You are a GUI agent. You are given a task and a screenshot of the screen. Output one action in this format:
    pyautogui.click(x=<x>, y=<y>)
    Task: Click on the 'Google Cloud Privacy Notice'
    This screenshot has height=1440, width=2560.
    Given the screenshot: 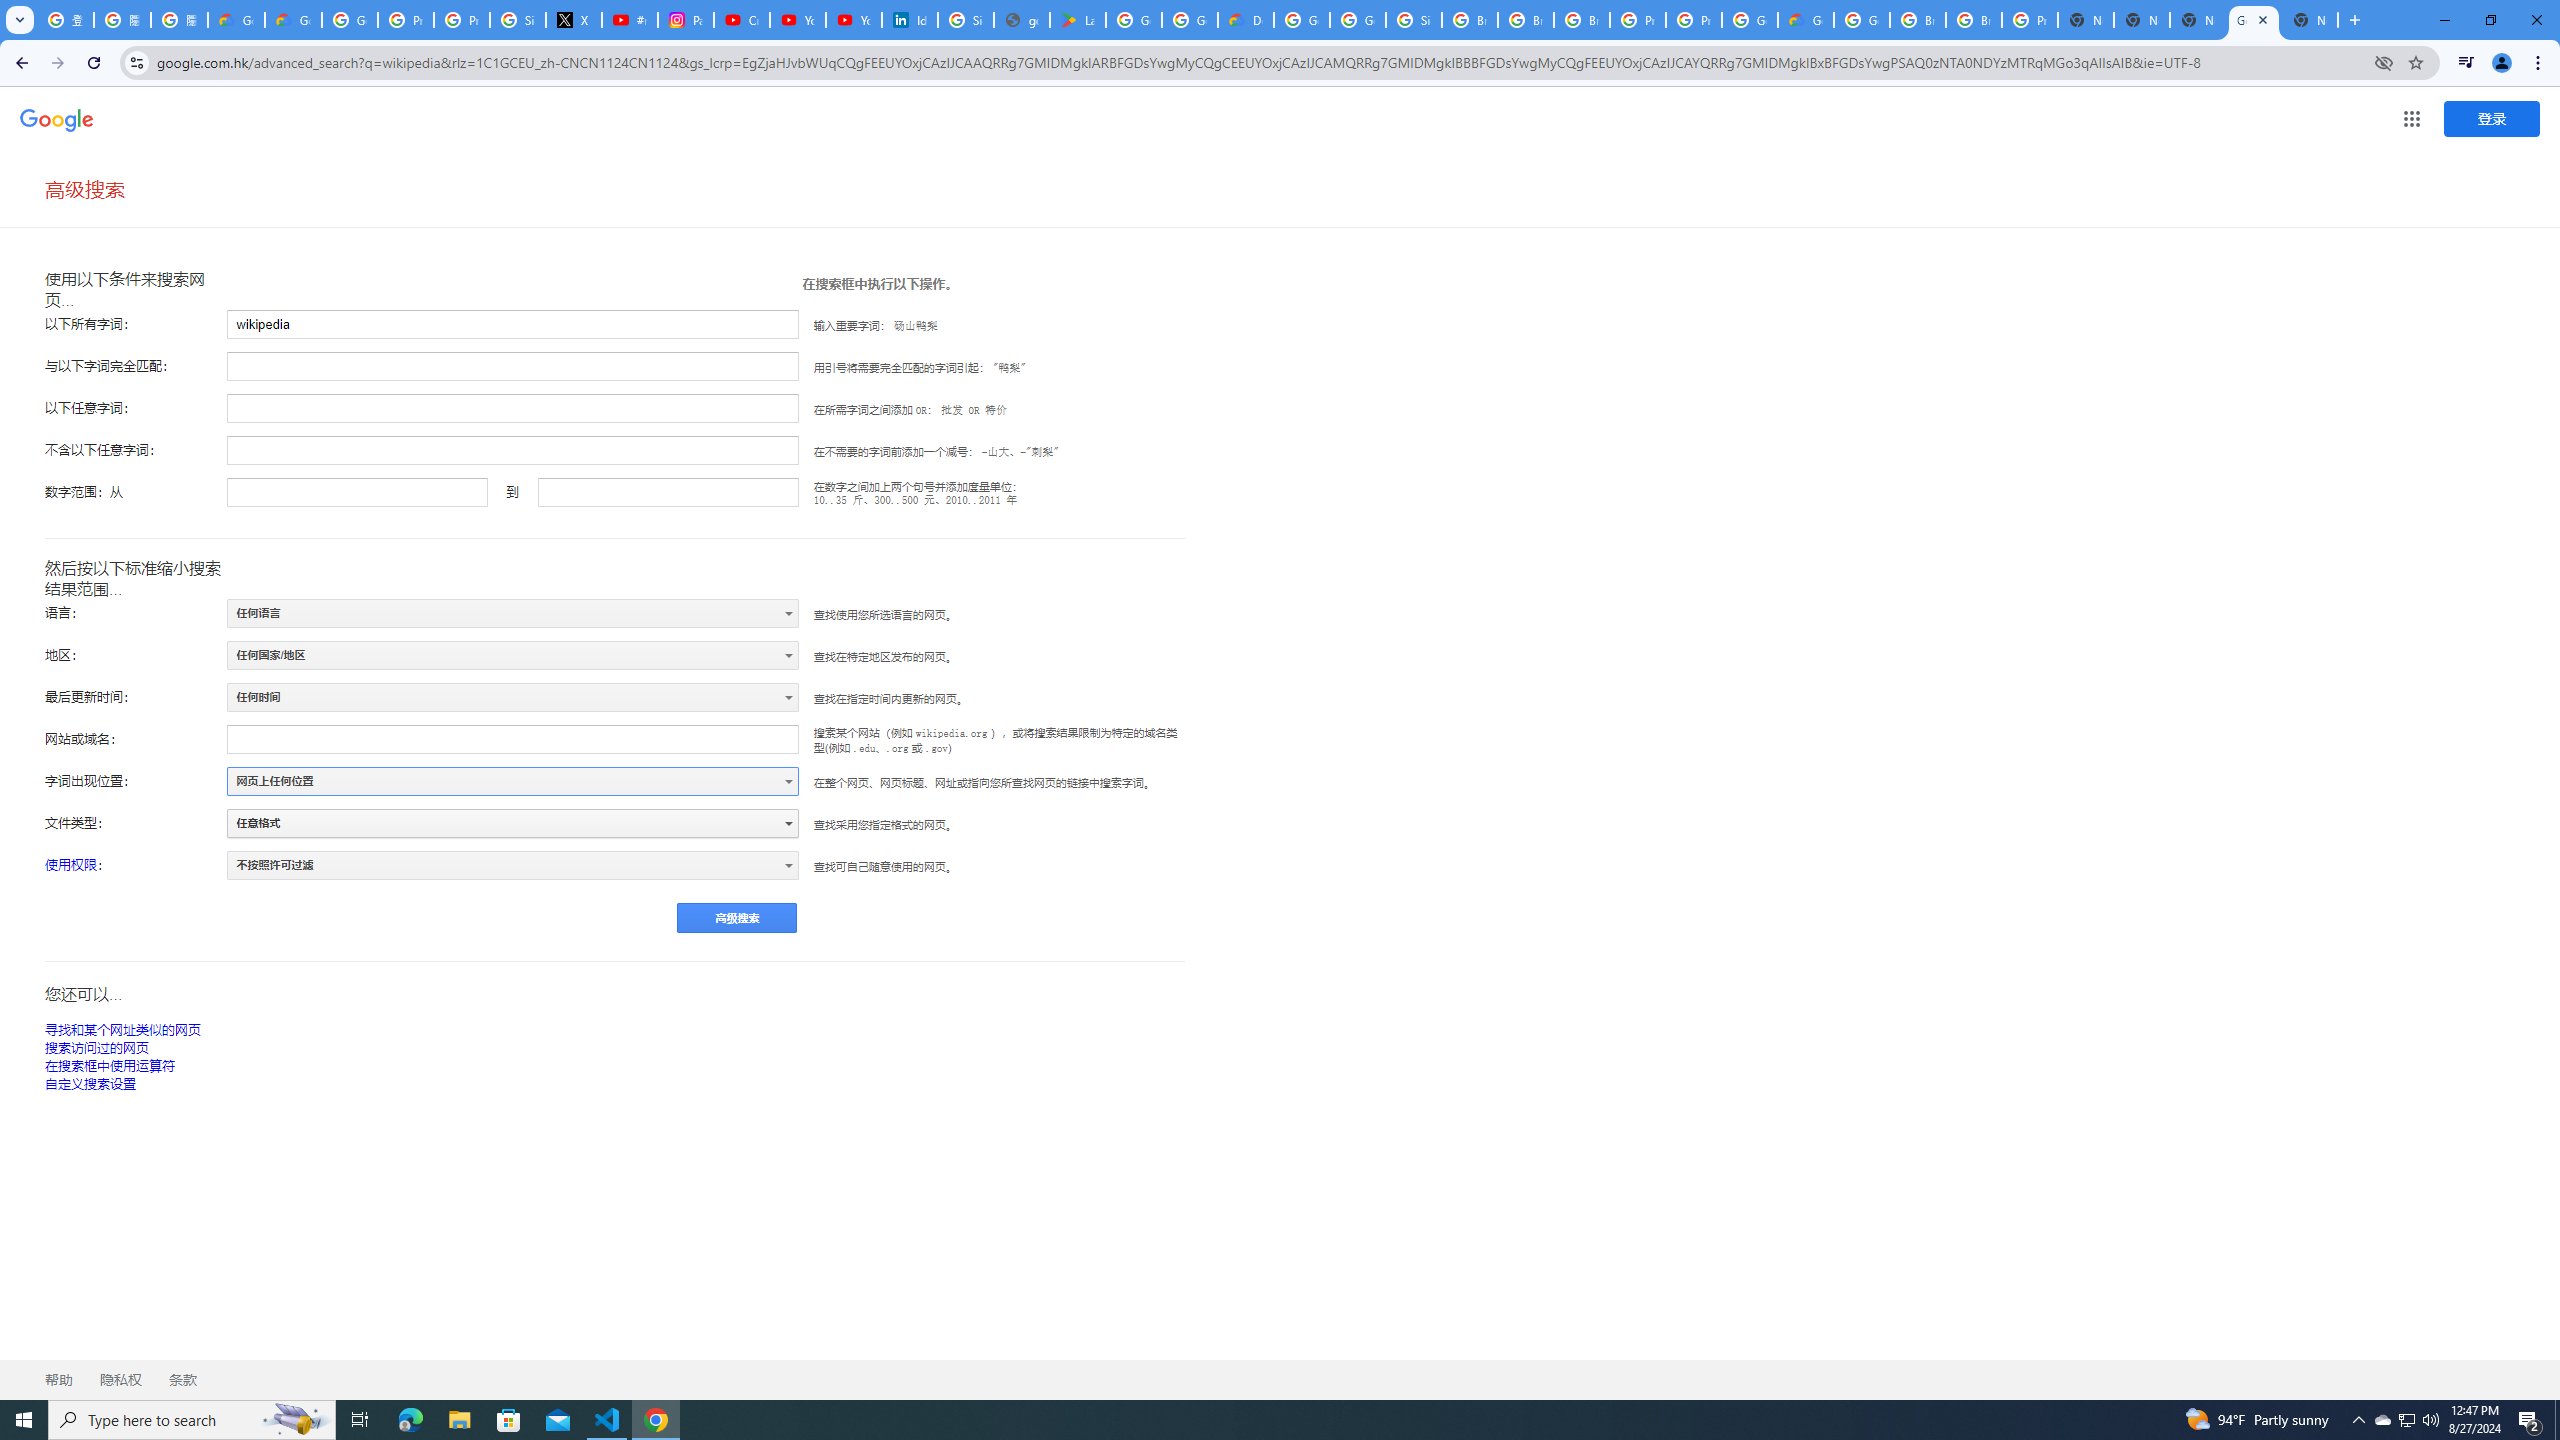 What is the action you would take?
    pyautogui.click(x=293, y=19)
    